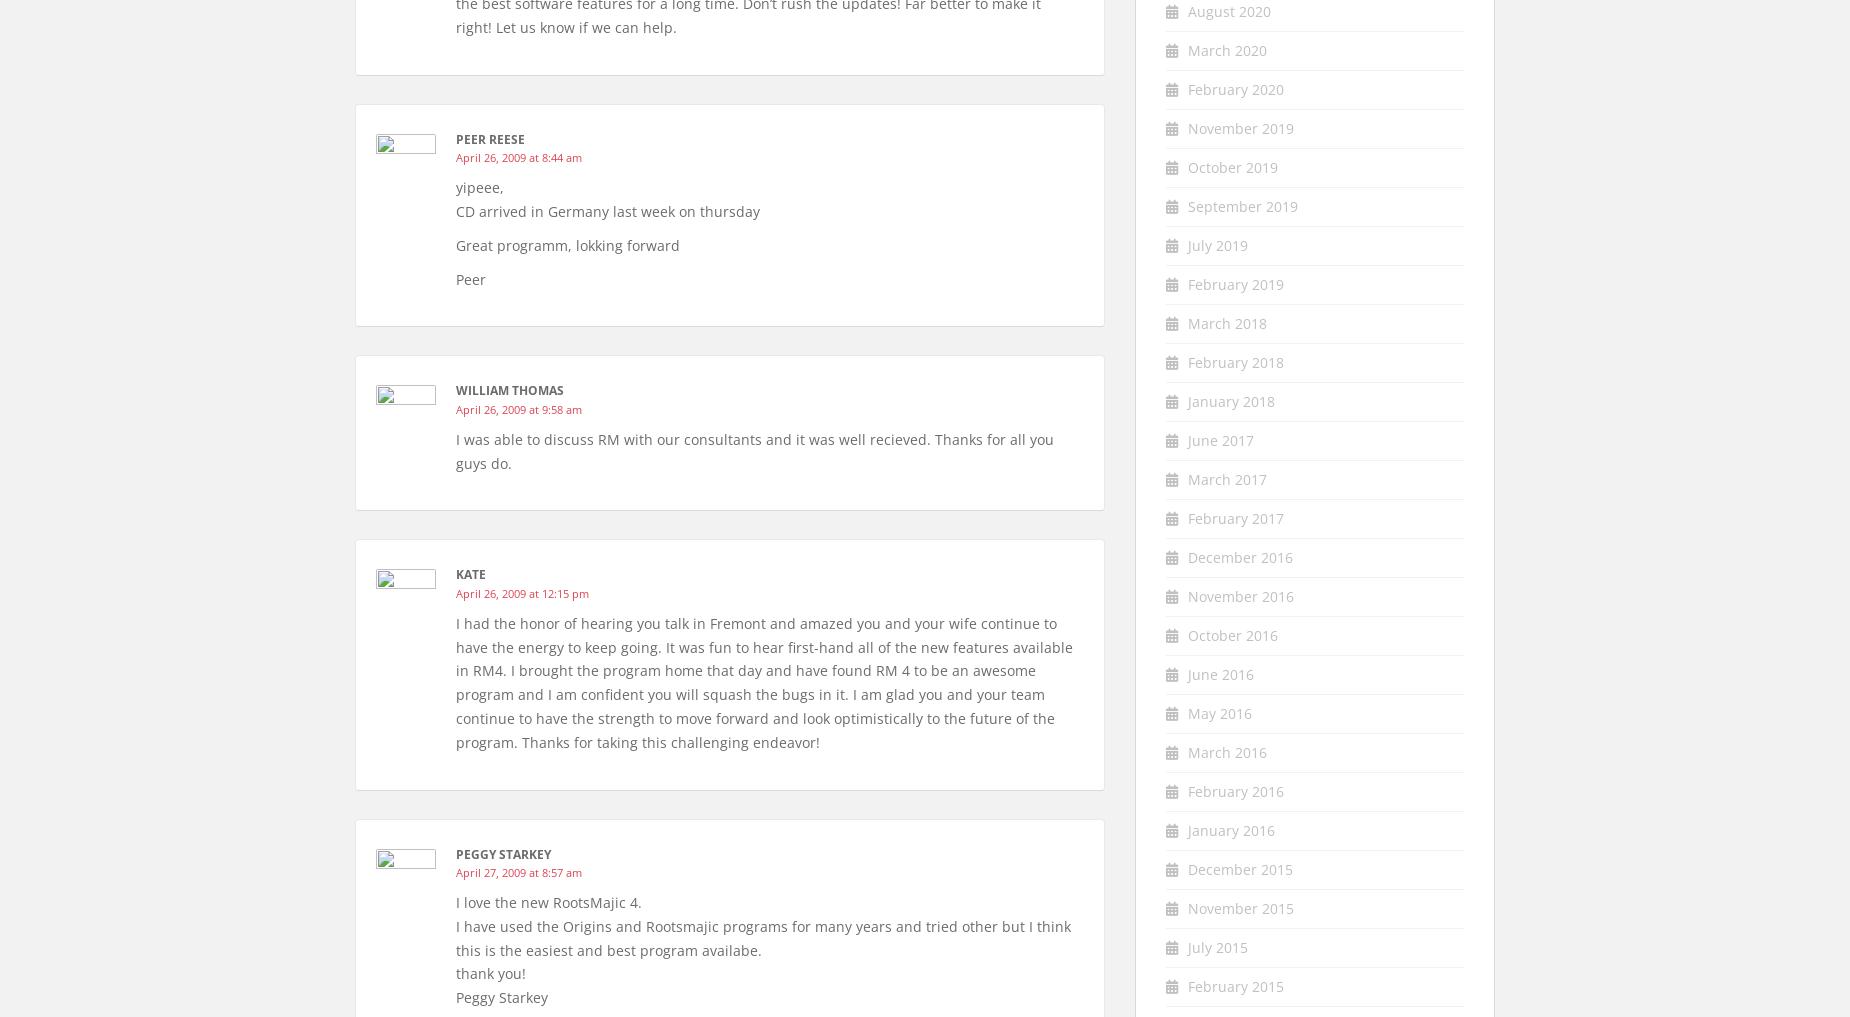 The width and height of the screenshot is (1850, 1017). Describe the element at coordinates (480, 187) in the screenshot. I see `'yipeee,'` at that location.